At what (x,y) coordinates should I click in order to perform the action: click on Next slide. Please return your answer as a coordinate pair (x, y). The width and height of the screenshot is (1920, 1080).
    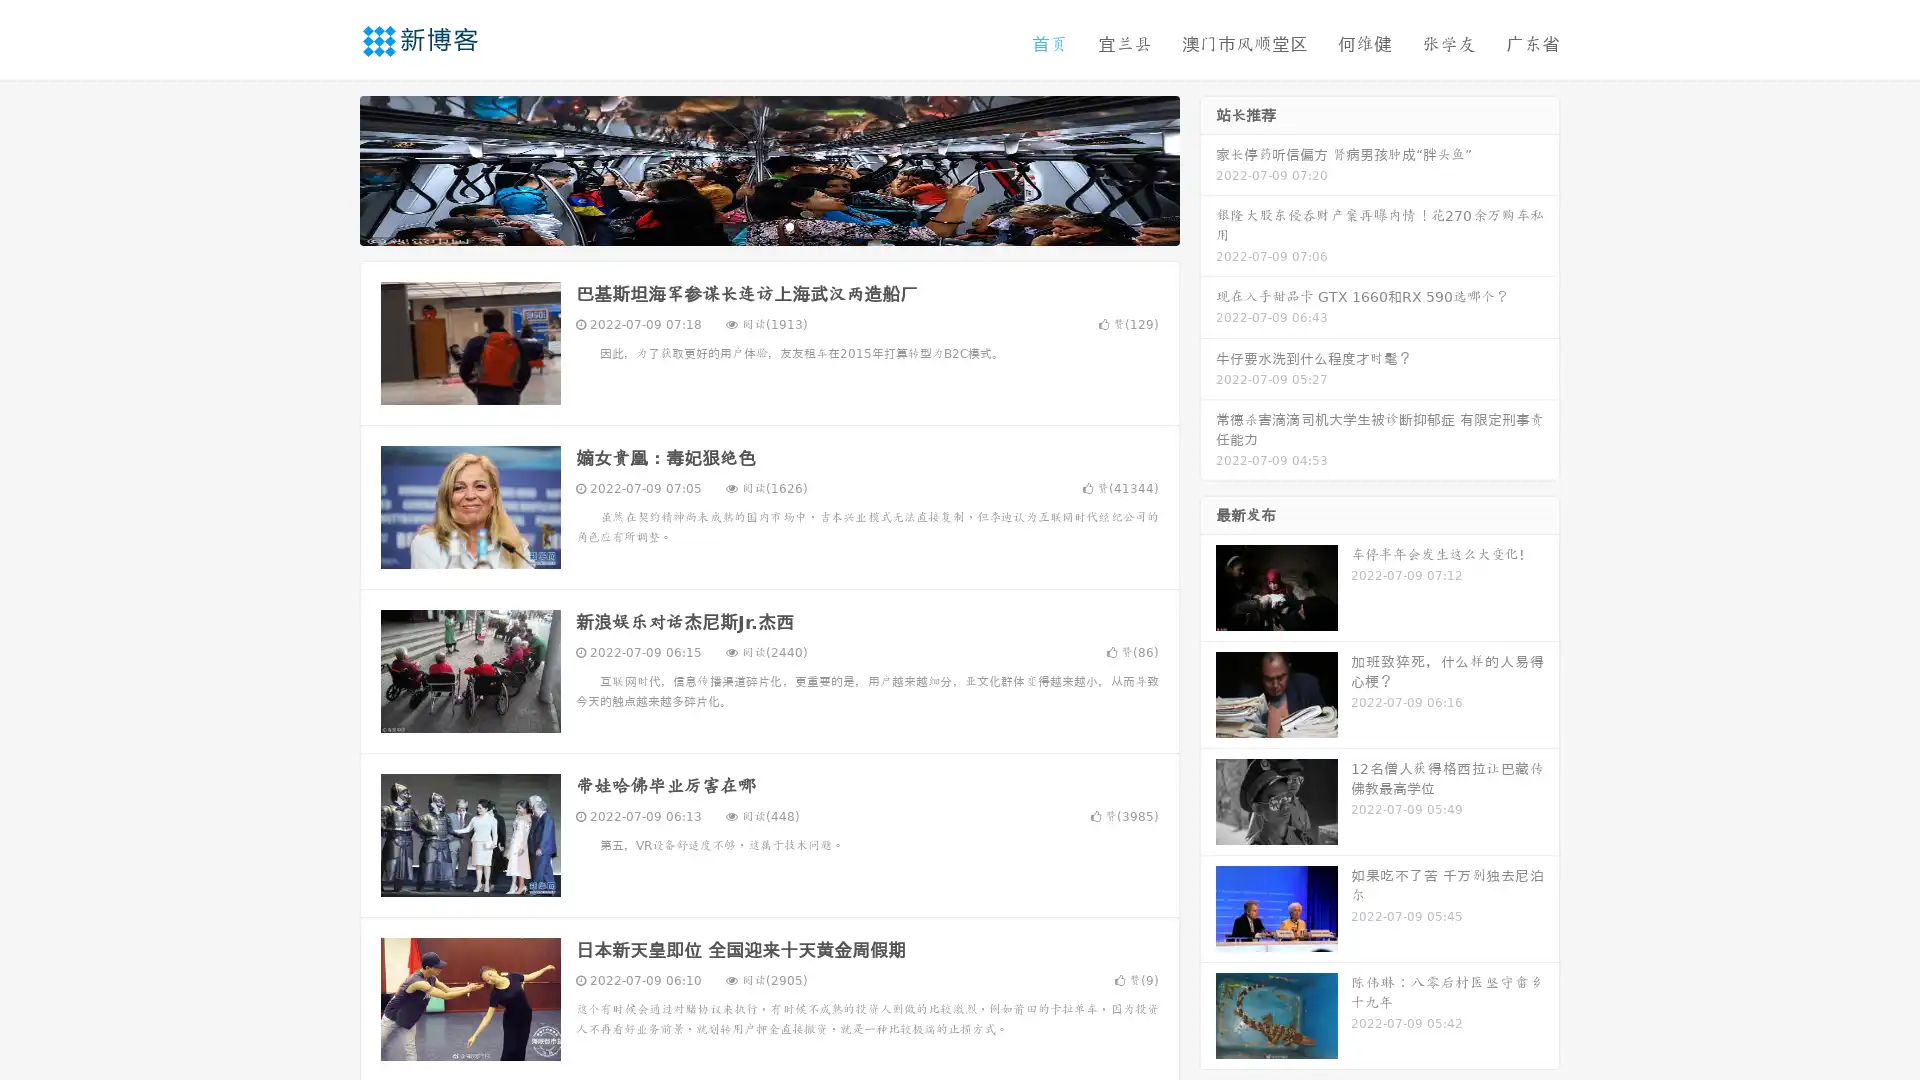
    Looking at the image, I should click on (1208, 168).